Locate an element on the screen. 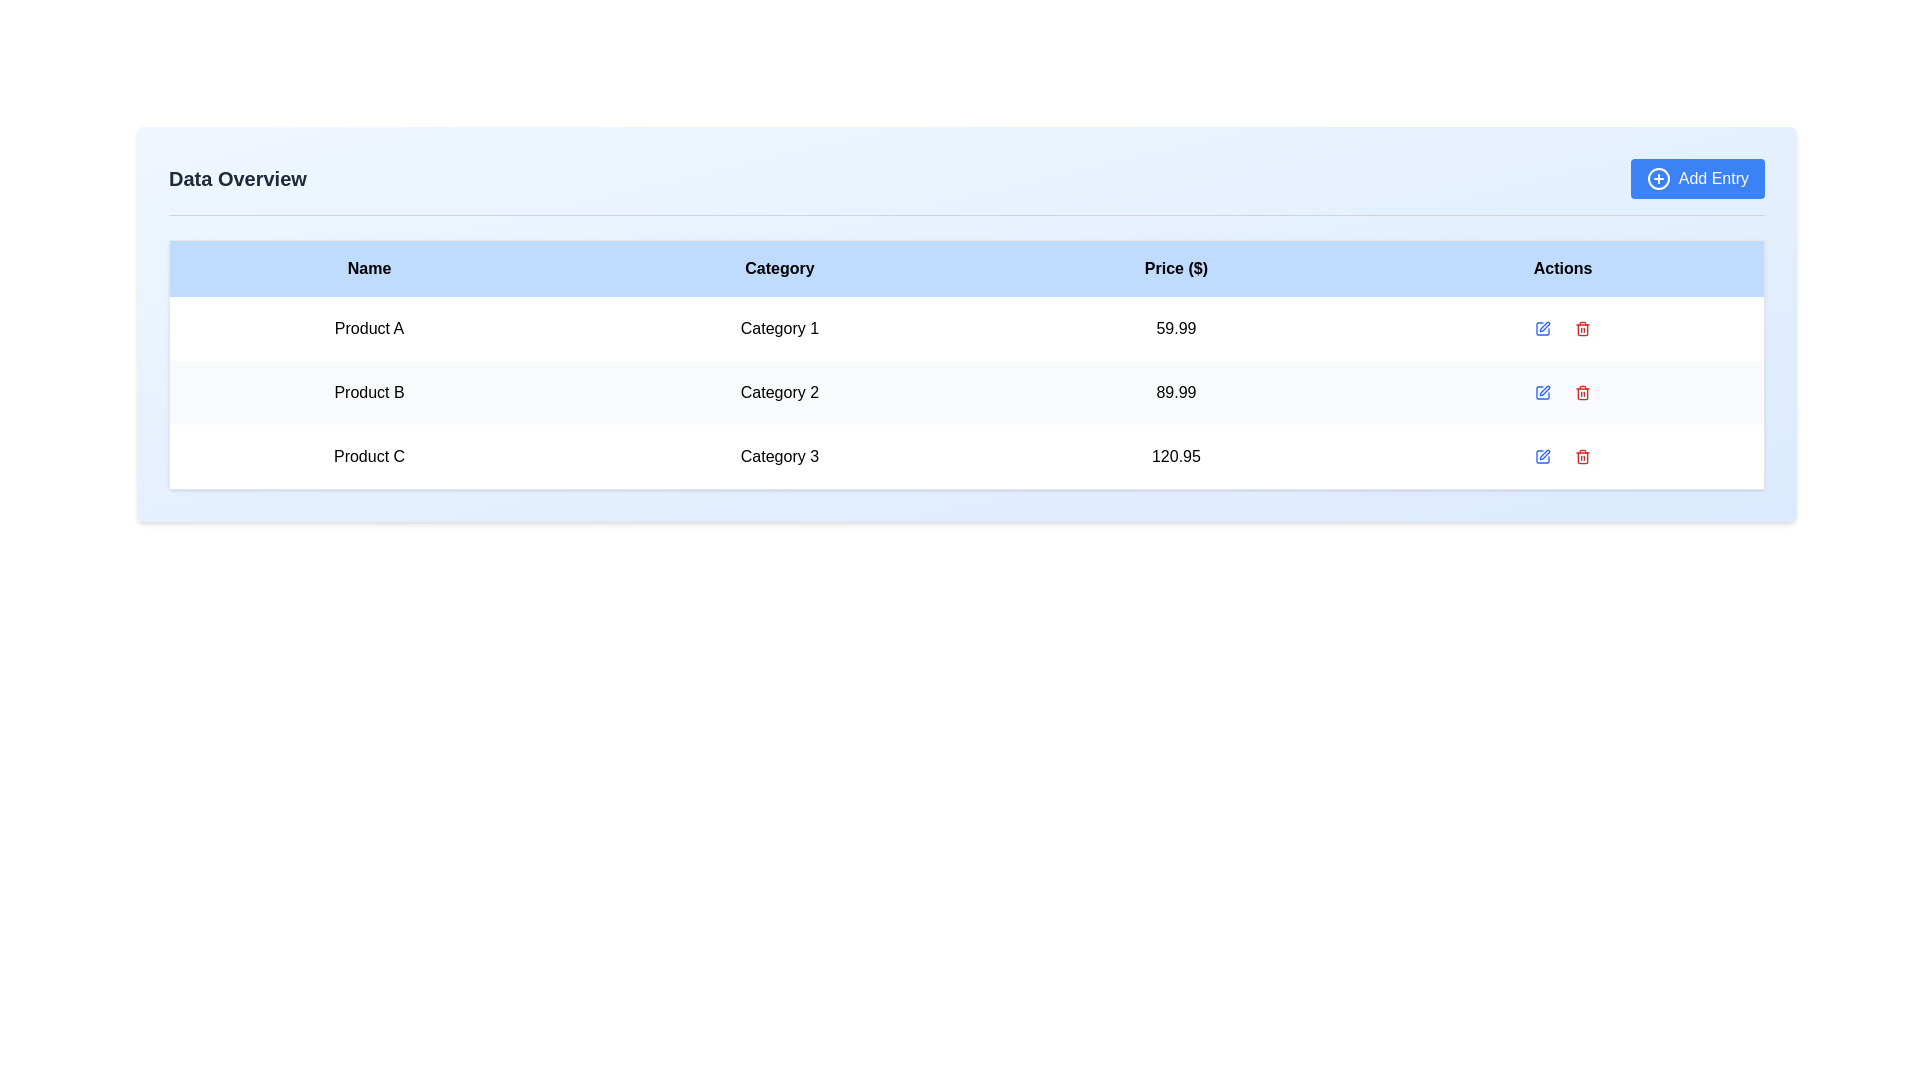 The image size is (1920, 1080). the first data row of the table that includes product name, category, and price details is located at coordinates (966, 327).